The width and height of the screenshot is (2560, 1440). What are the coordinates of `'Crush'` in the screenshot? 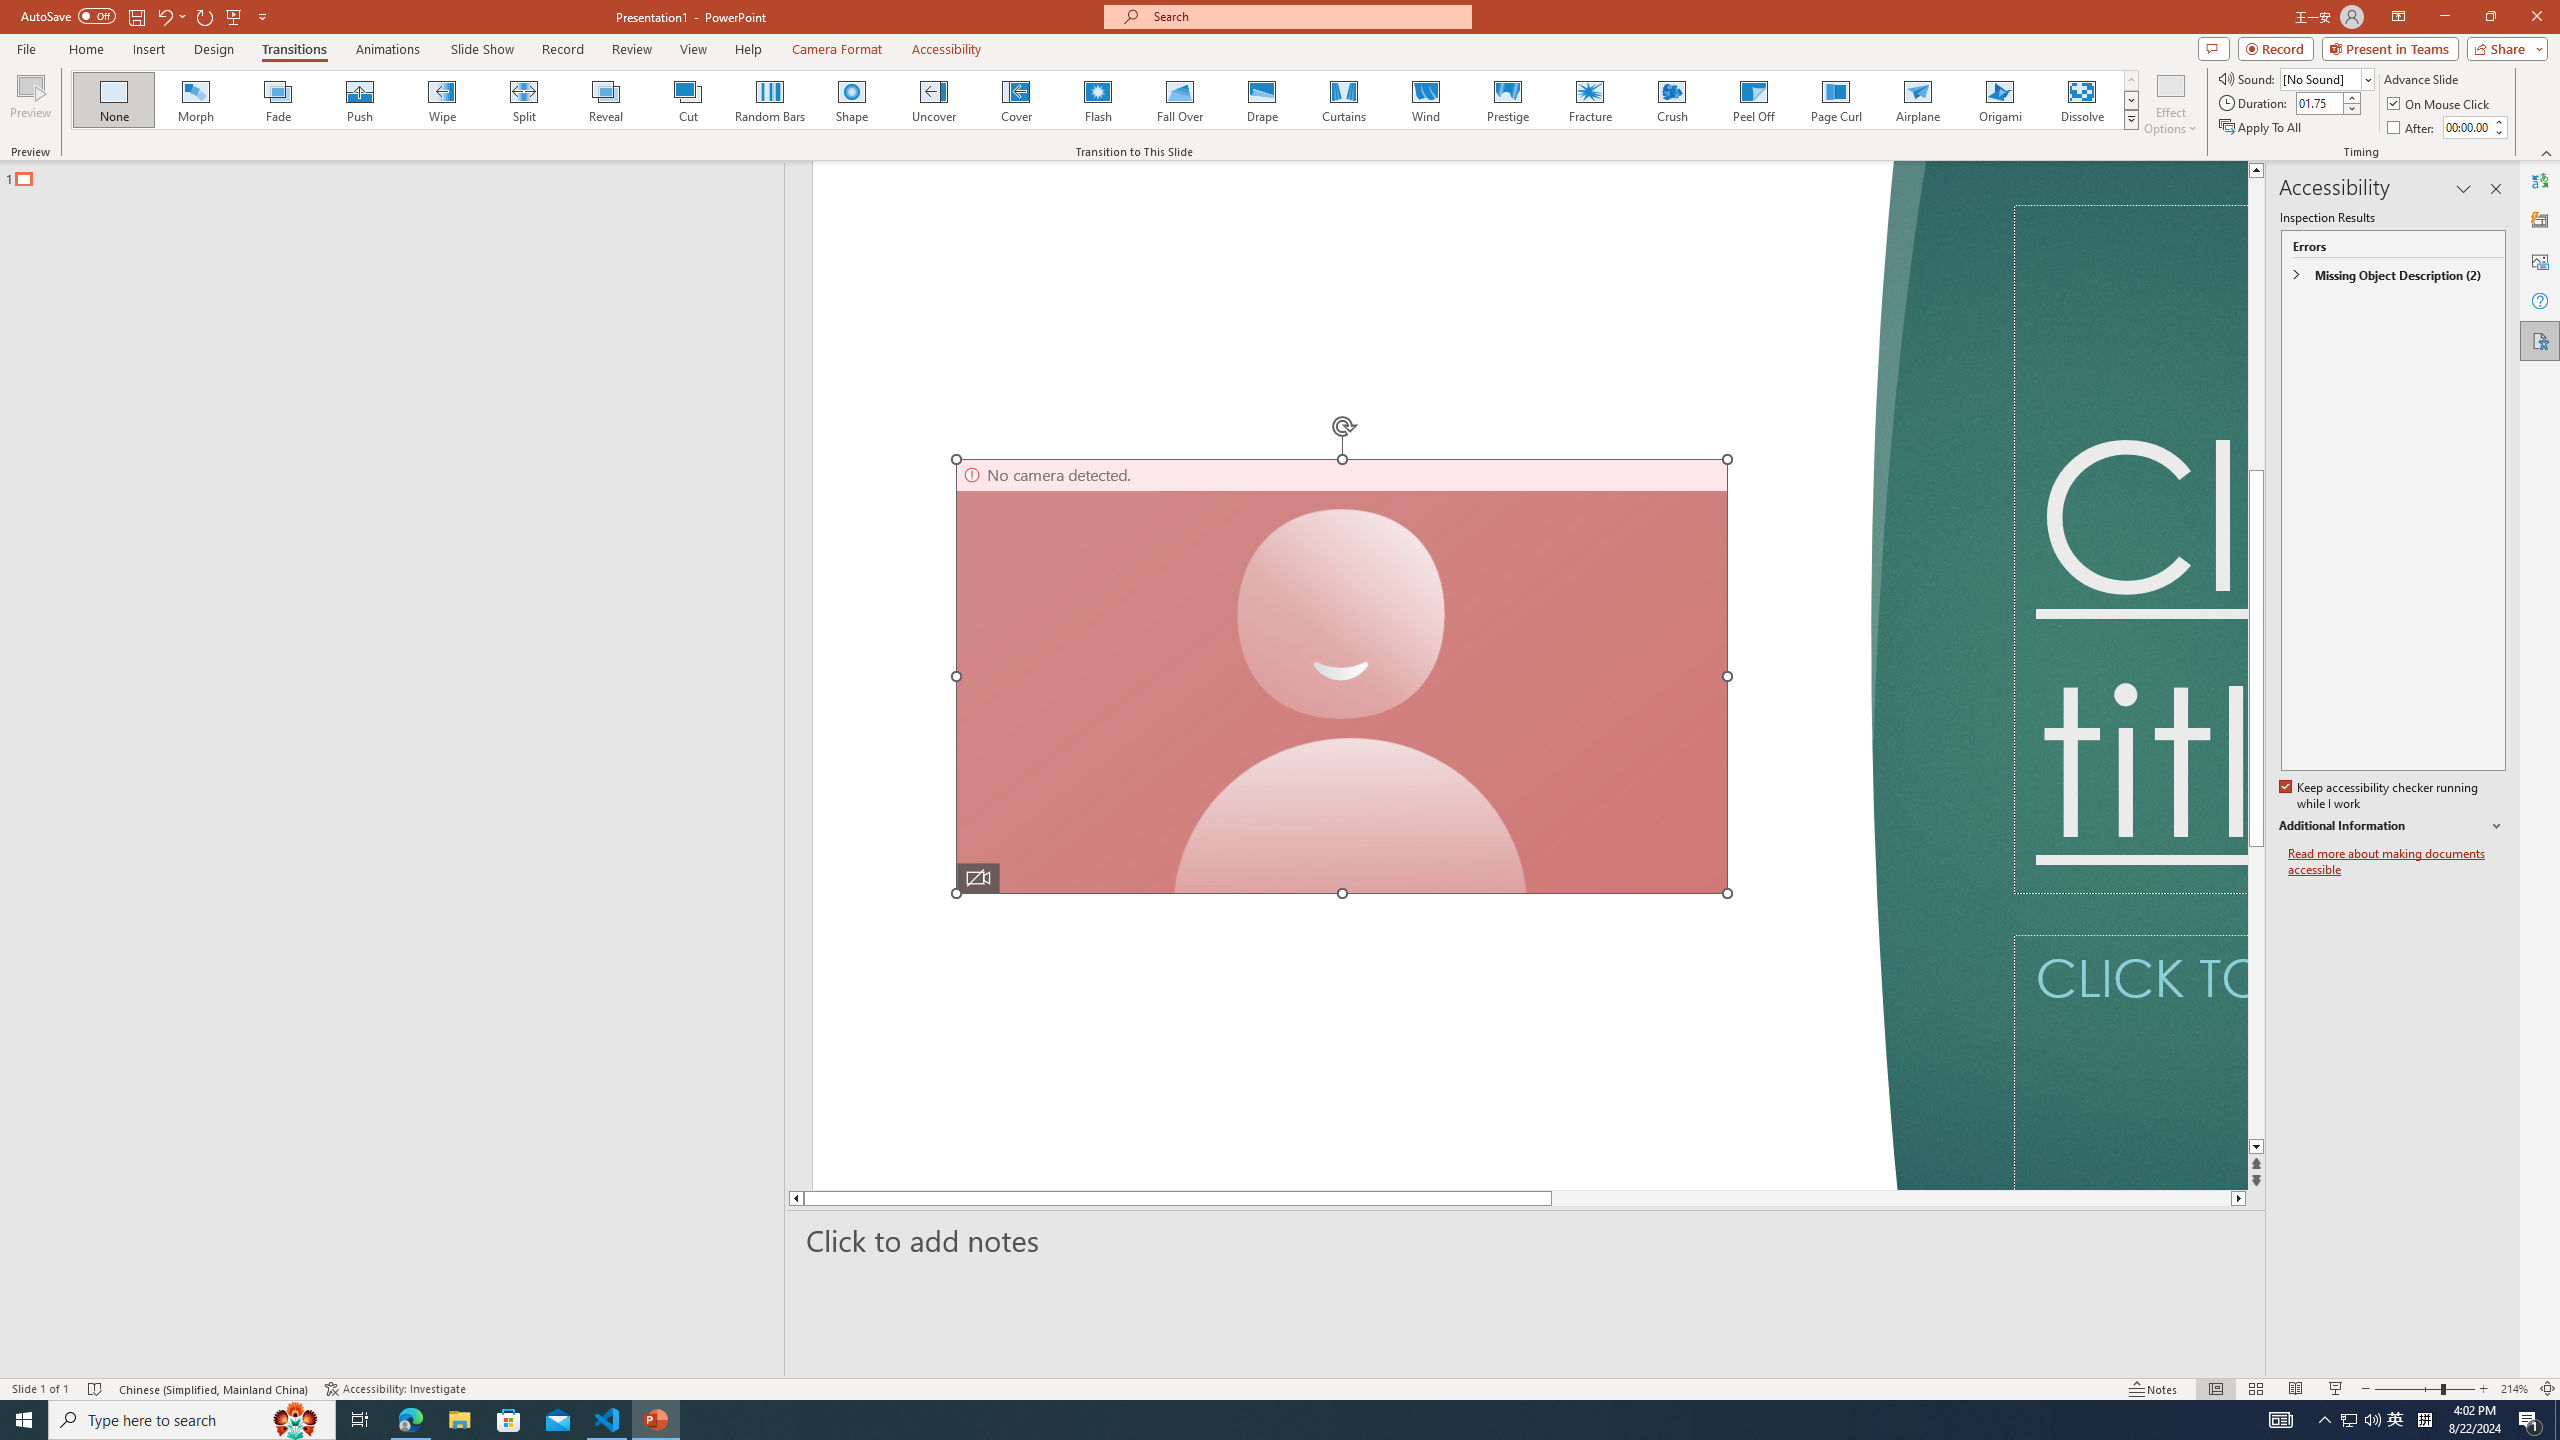 It's located at (1671, 99).